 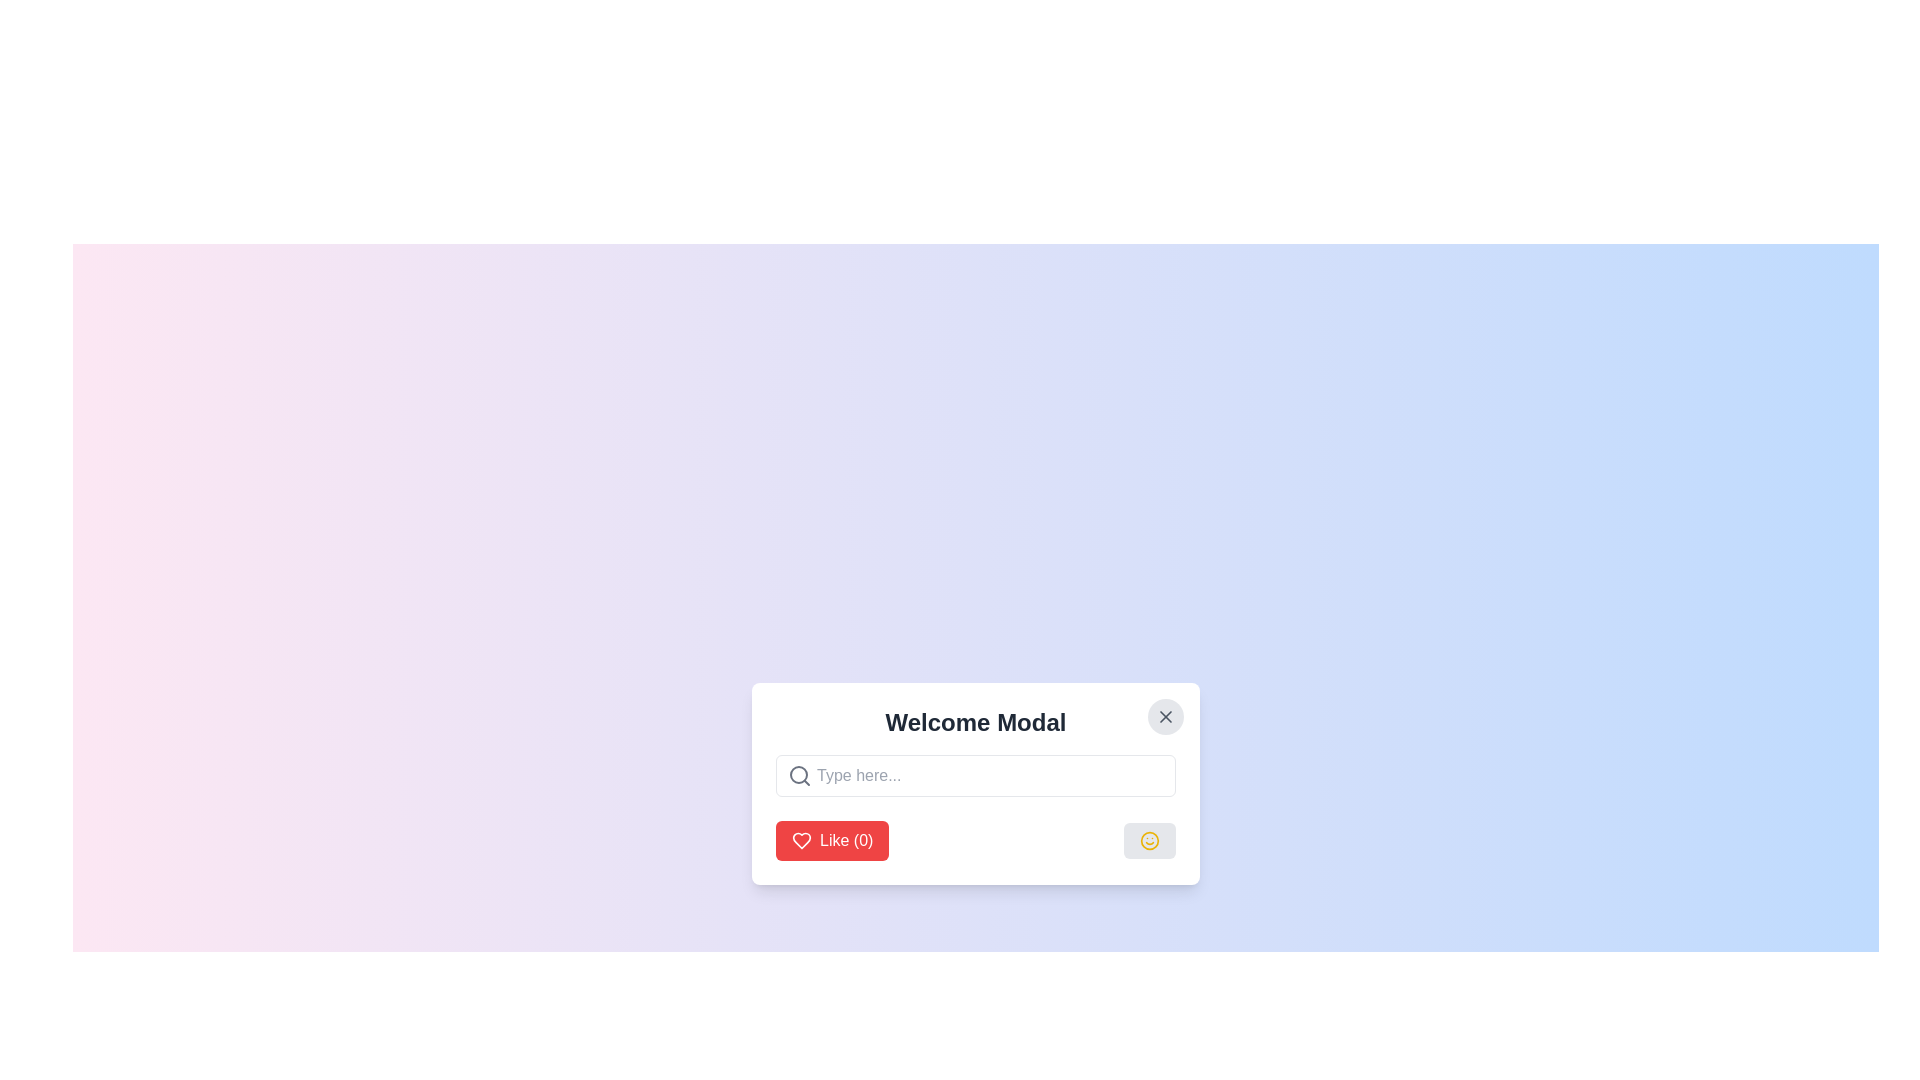 What do you see at coordinates (1150, 840) in the screenshot?
I see `the yellow smiley face icon located in the bottom-right corner of the modal dialog, next to the red button labeled 'Like (0)'` at bounding box center [1150, 840].